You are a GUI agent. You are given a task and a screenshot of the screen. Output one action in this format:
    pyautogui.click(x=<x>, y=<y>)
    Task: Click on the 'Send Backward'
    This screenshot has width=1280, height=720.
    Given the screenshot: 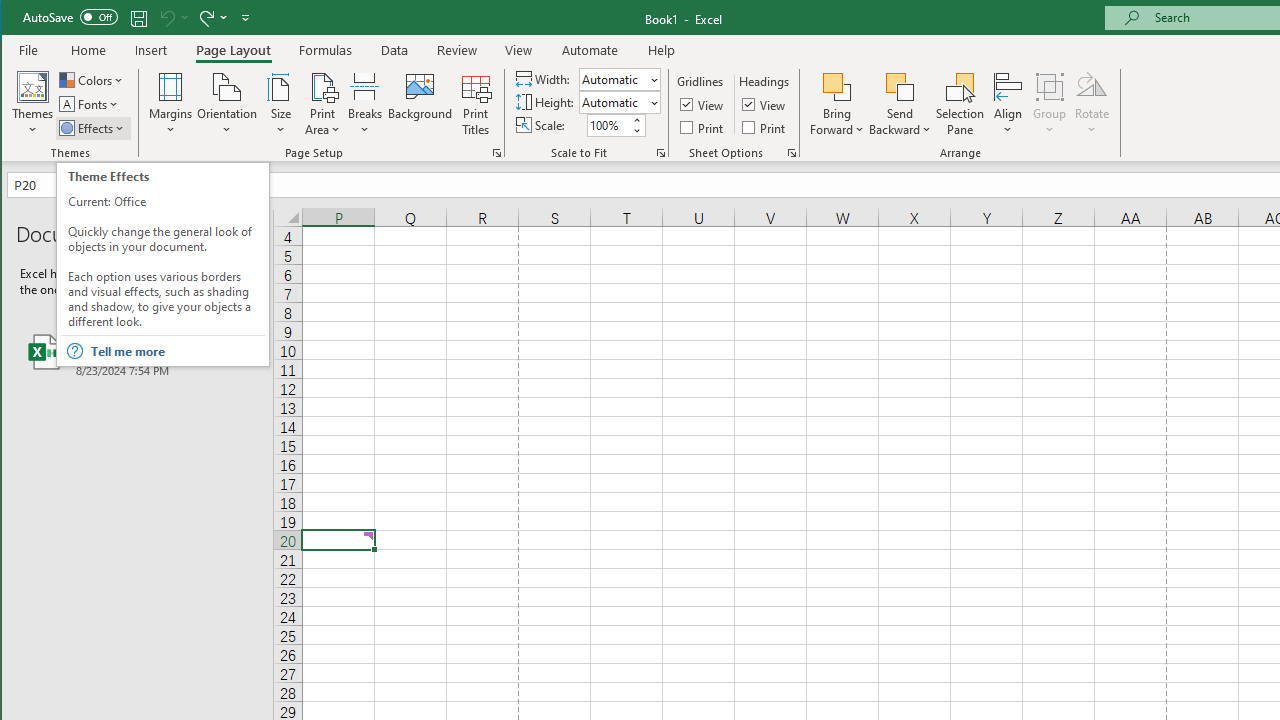 What is the action you would take?
    pyautogui.click(x=899, y=85)
    